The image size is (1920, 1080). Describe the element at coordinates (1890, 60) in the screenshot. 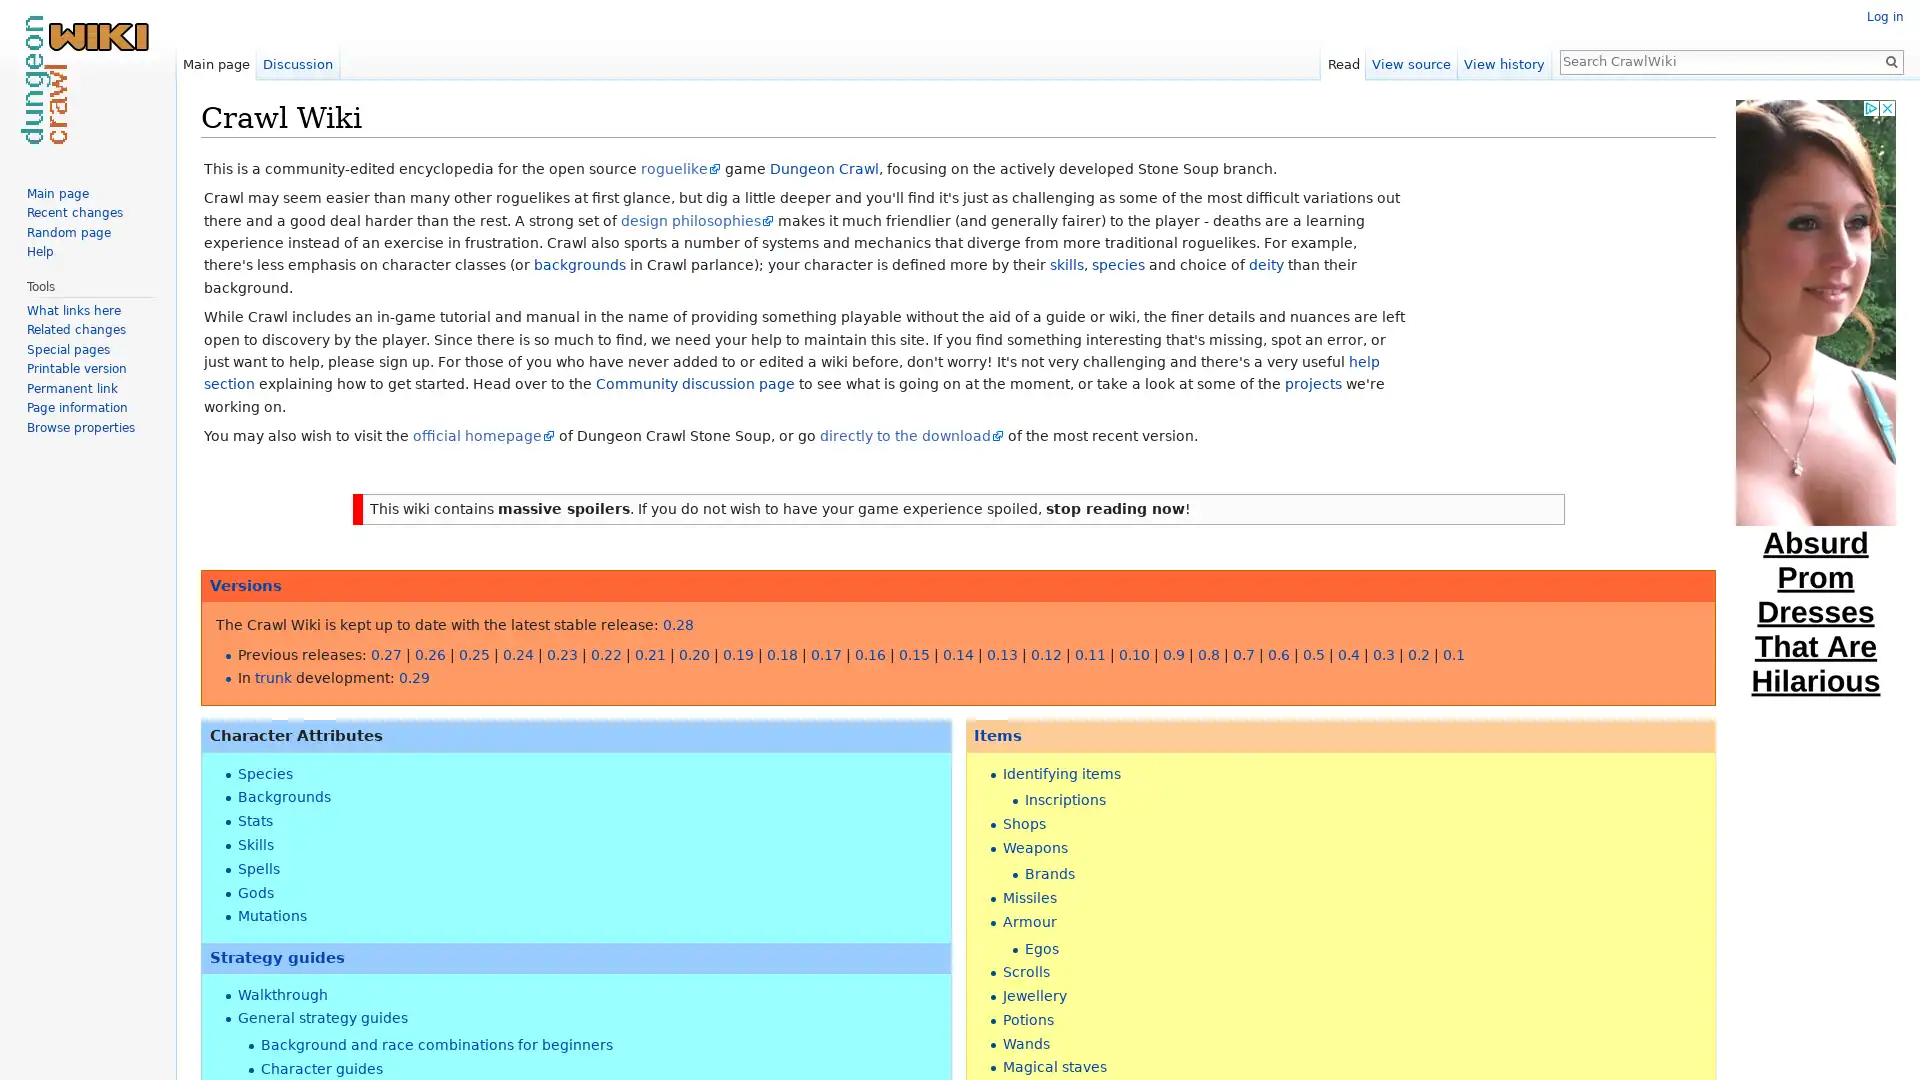

I see `Go` at that location.